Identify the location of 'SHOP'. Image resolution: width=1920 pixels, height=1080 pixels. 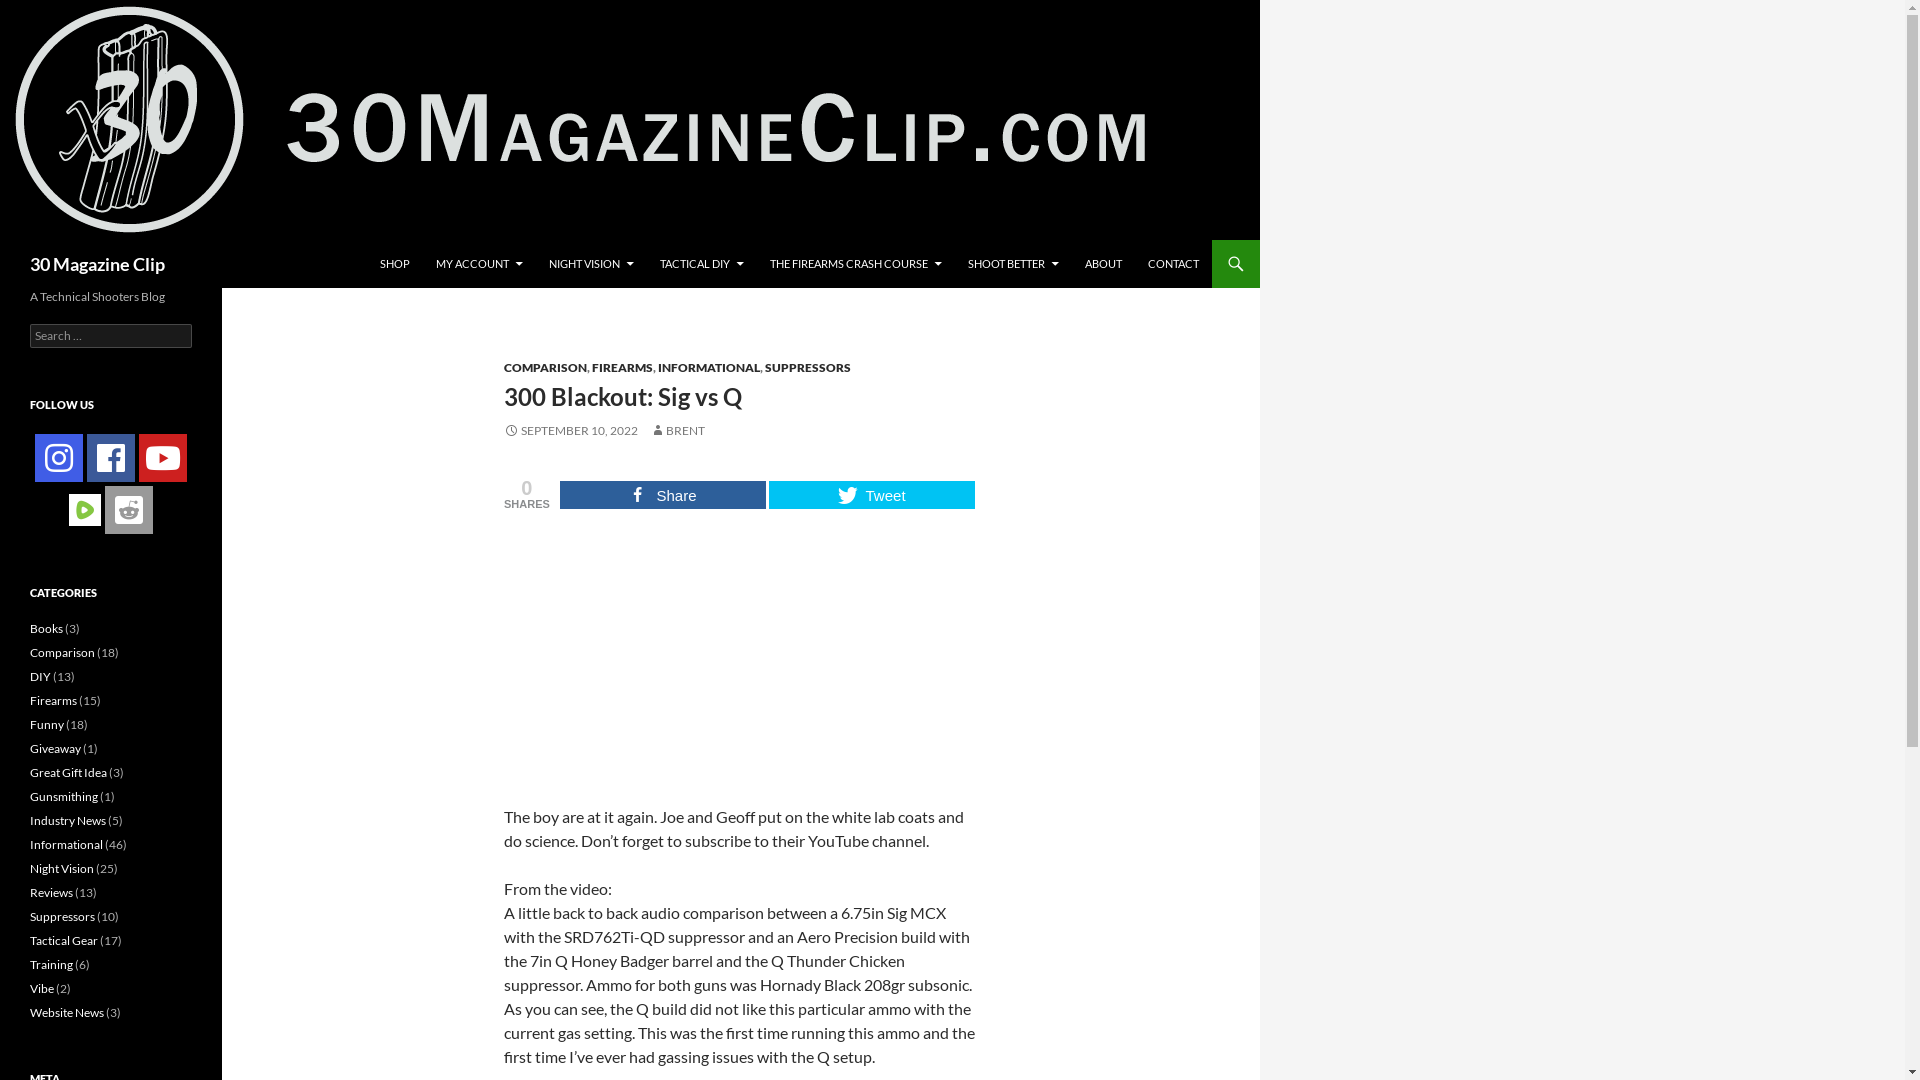
(394, 262).